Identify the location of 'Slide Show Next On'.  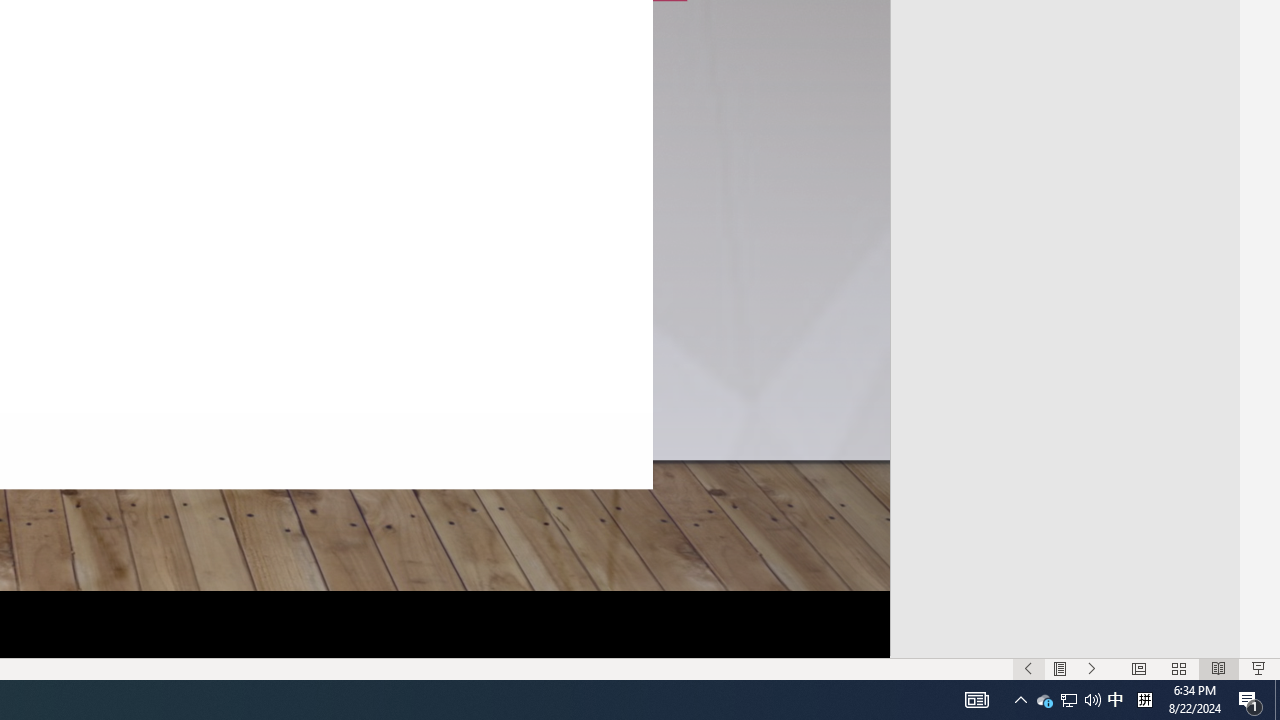
(1091, 669).